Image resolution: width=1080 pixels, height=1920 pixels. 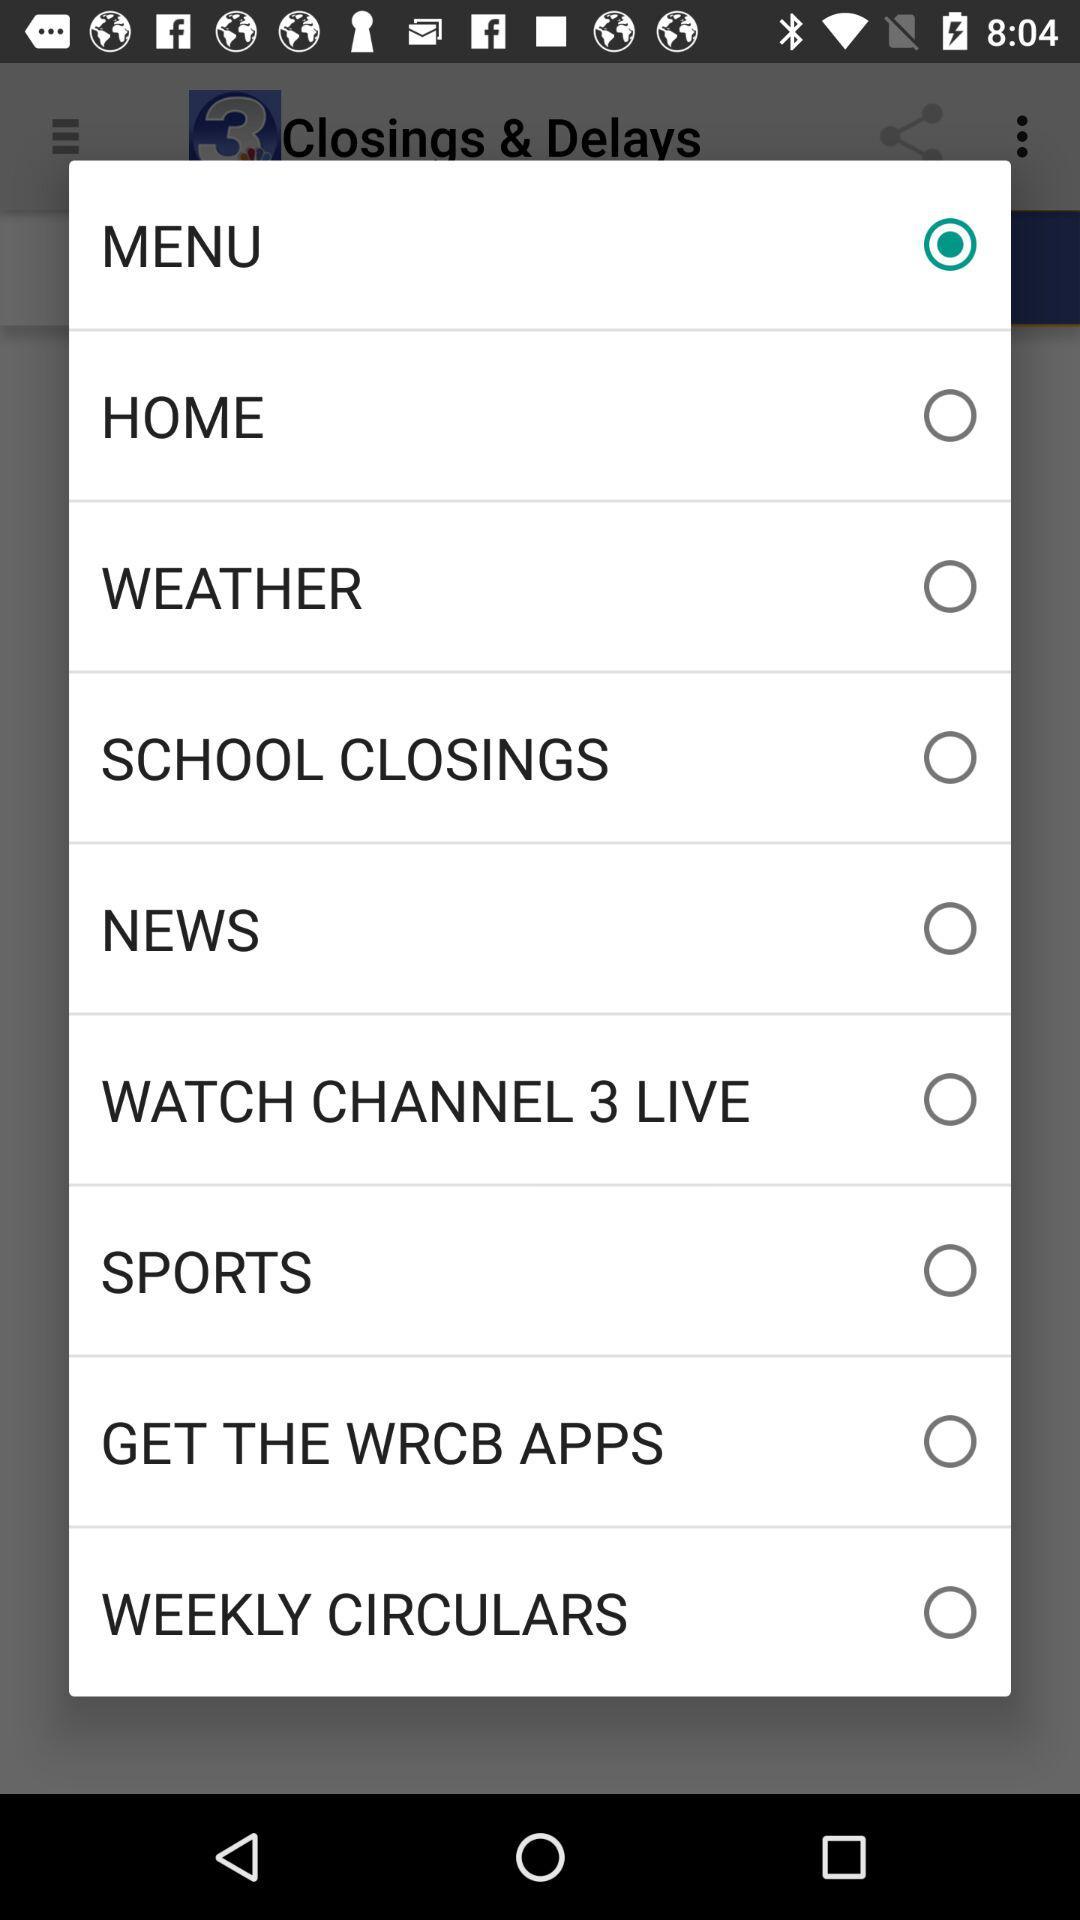 What do you see at coordinates (540, 1612) in the screenshot?
I see `the icon below get the wrcb` at bounding box center [540, 1612].